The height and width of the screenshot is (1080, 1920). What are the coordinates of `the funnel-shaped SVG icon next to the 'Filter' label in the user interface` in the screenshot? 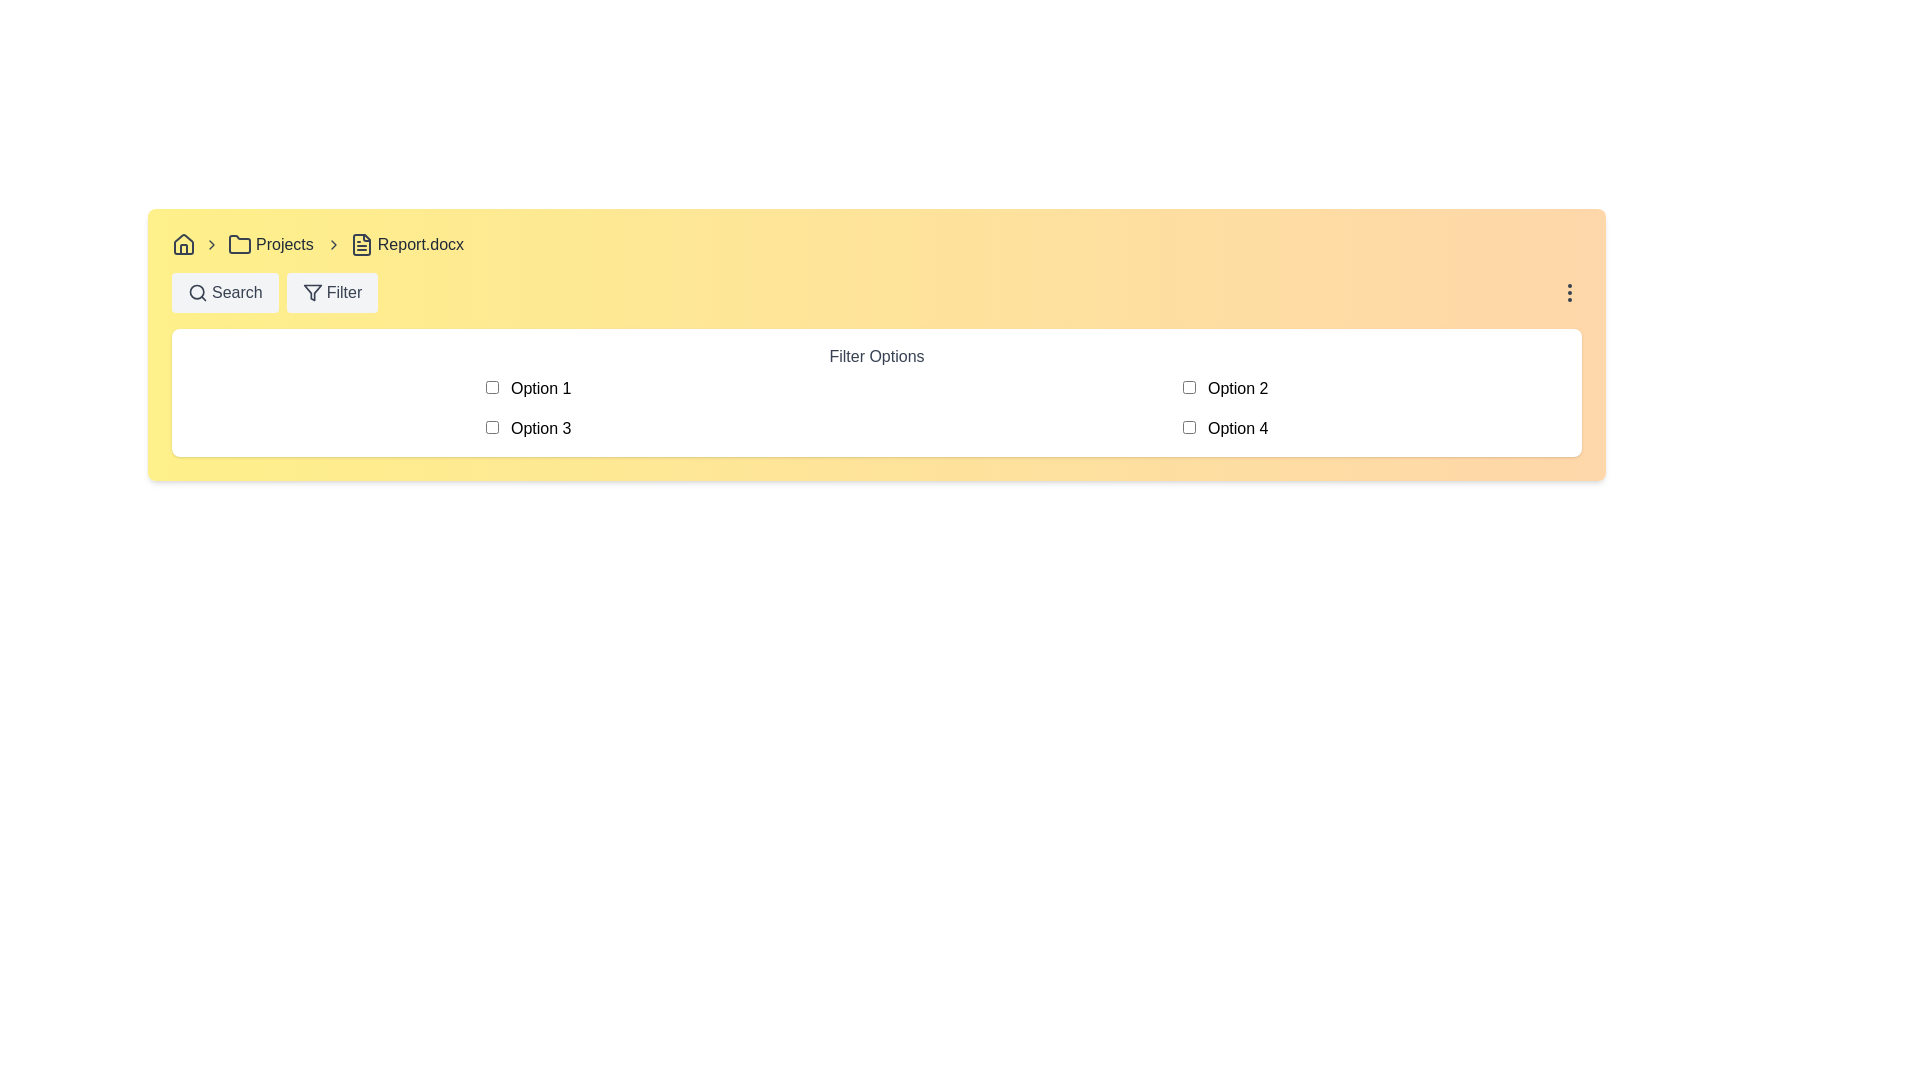 It's located at (311, 293).